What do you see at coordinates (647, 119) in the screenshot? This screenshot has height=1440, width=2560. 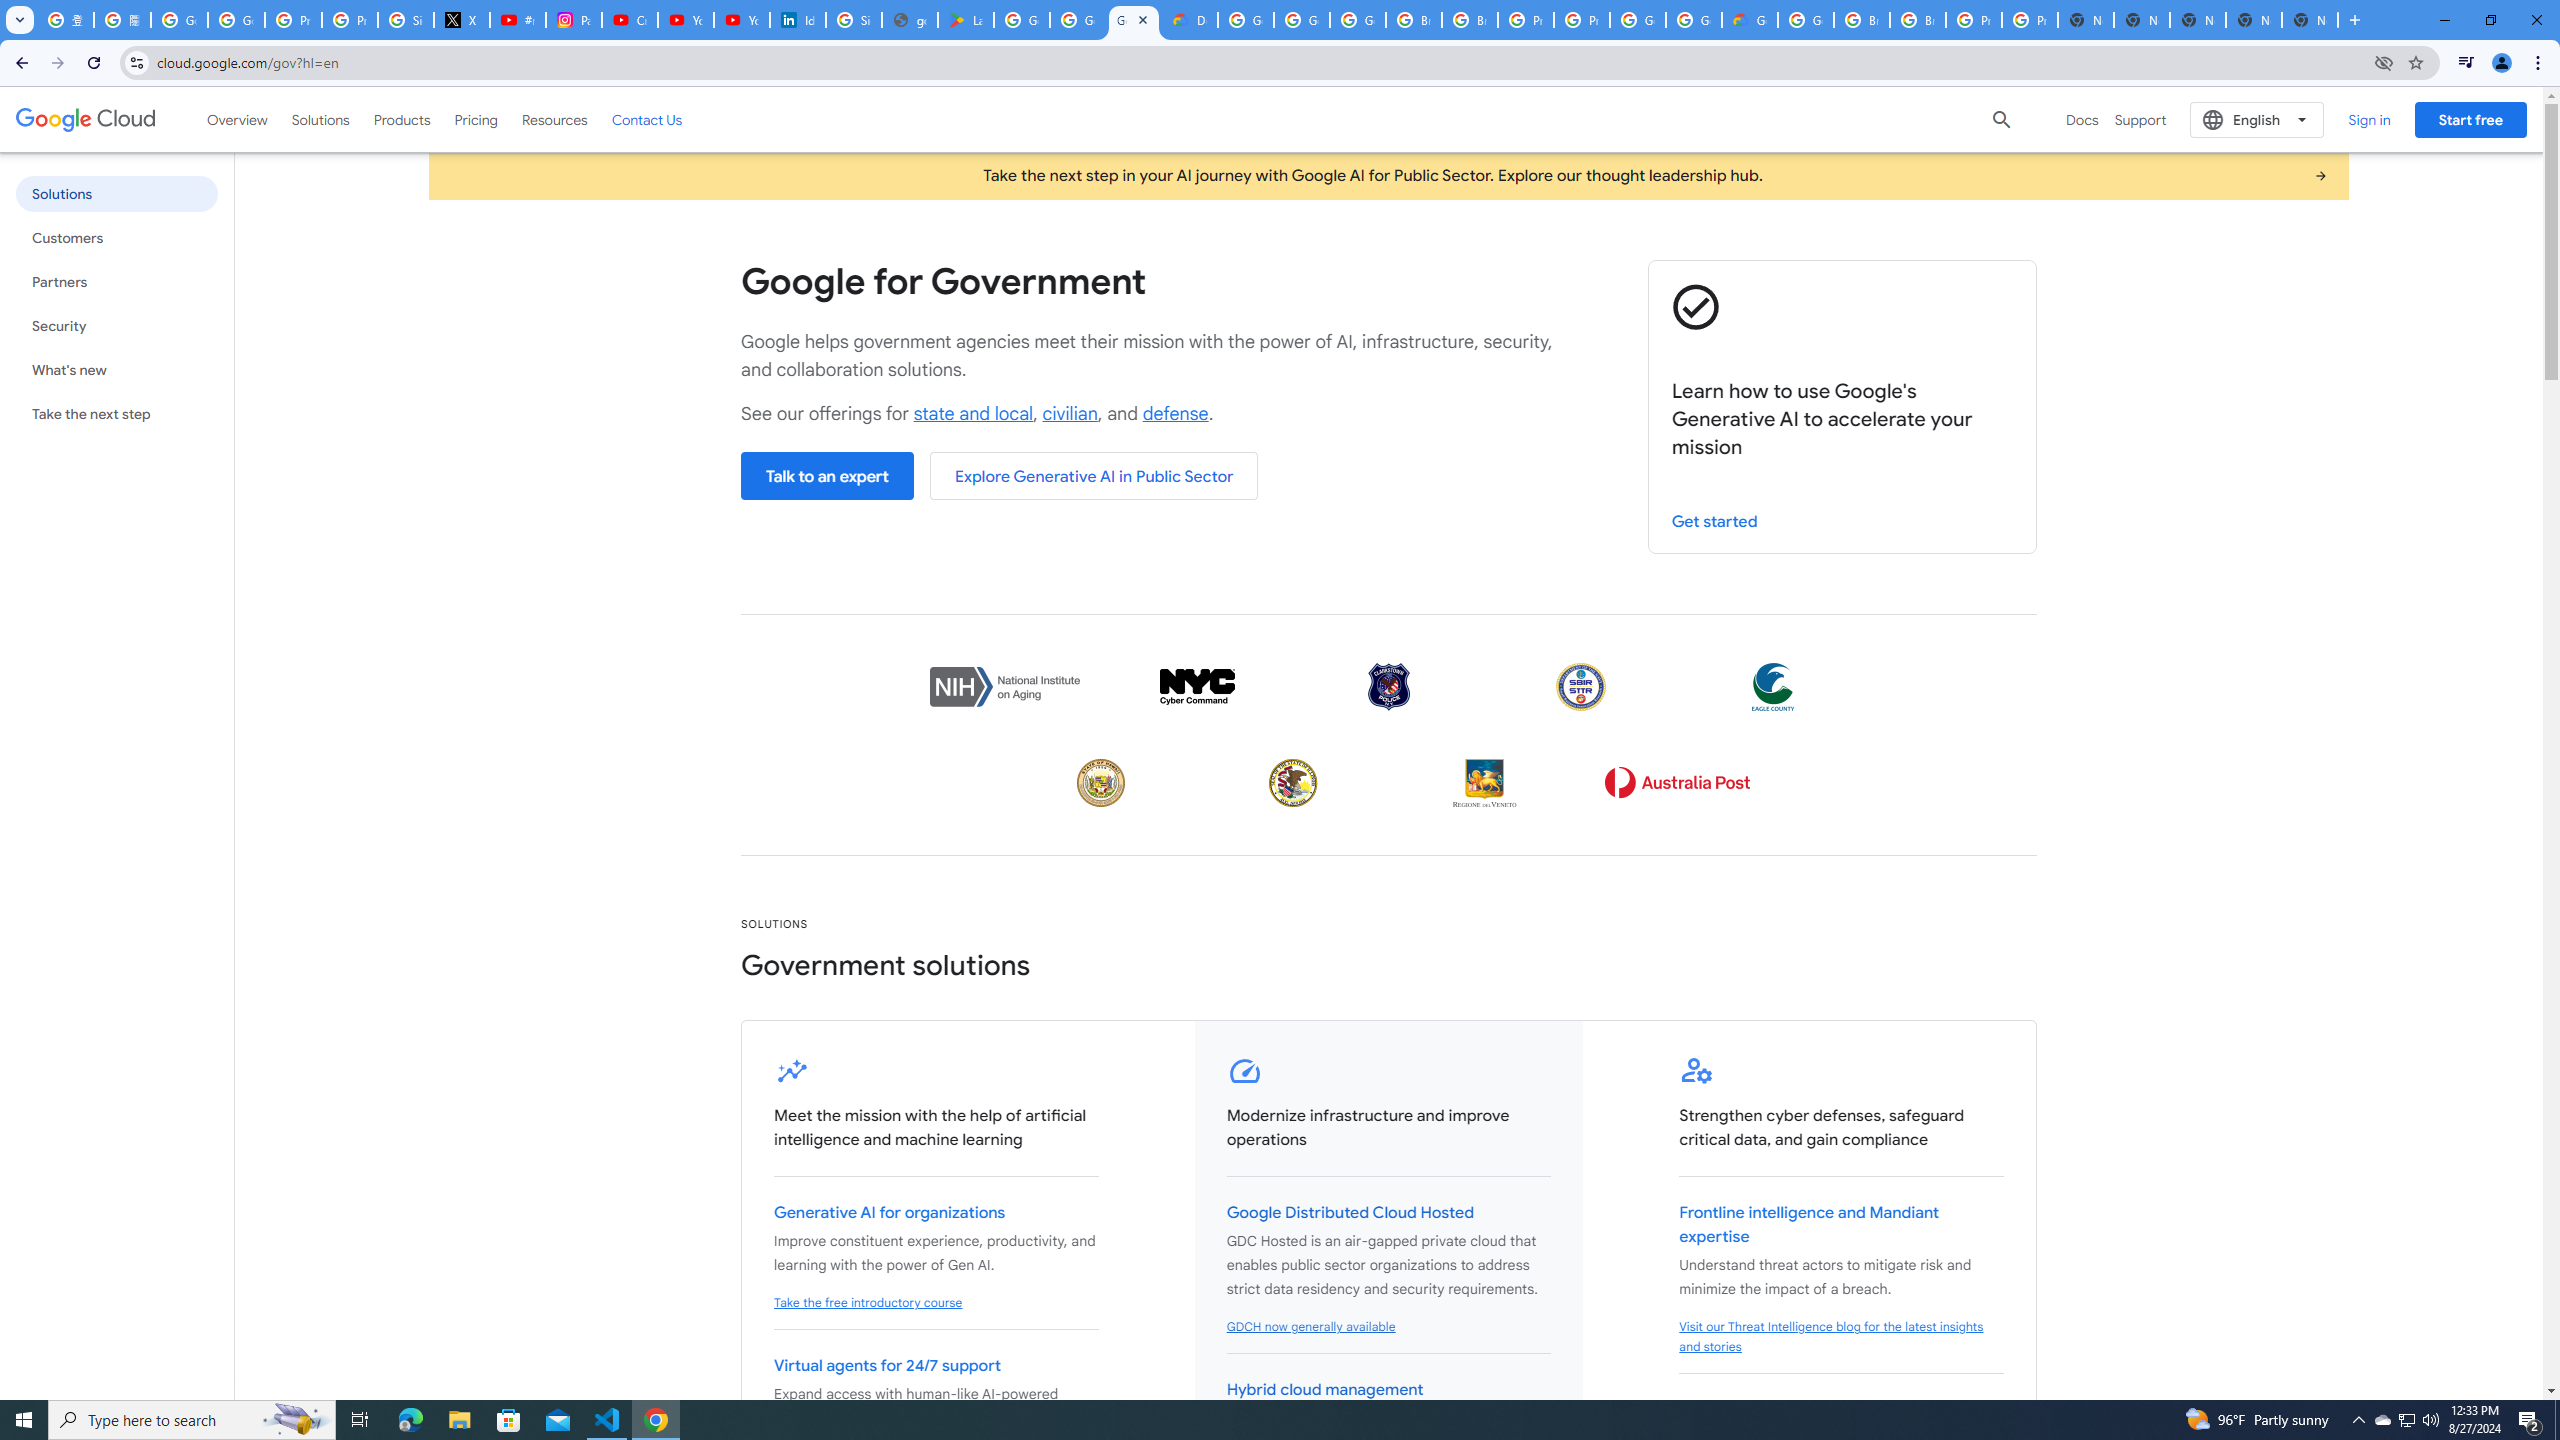 I see `'Contact Us'` at bounding box center [647, 119].